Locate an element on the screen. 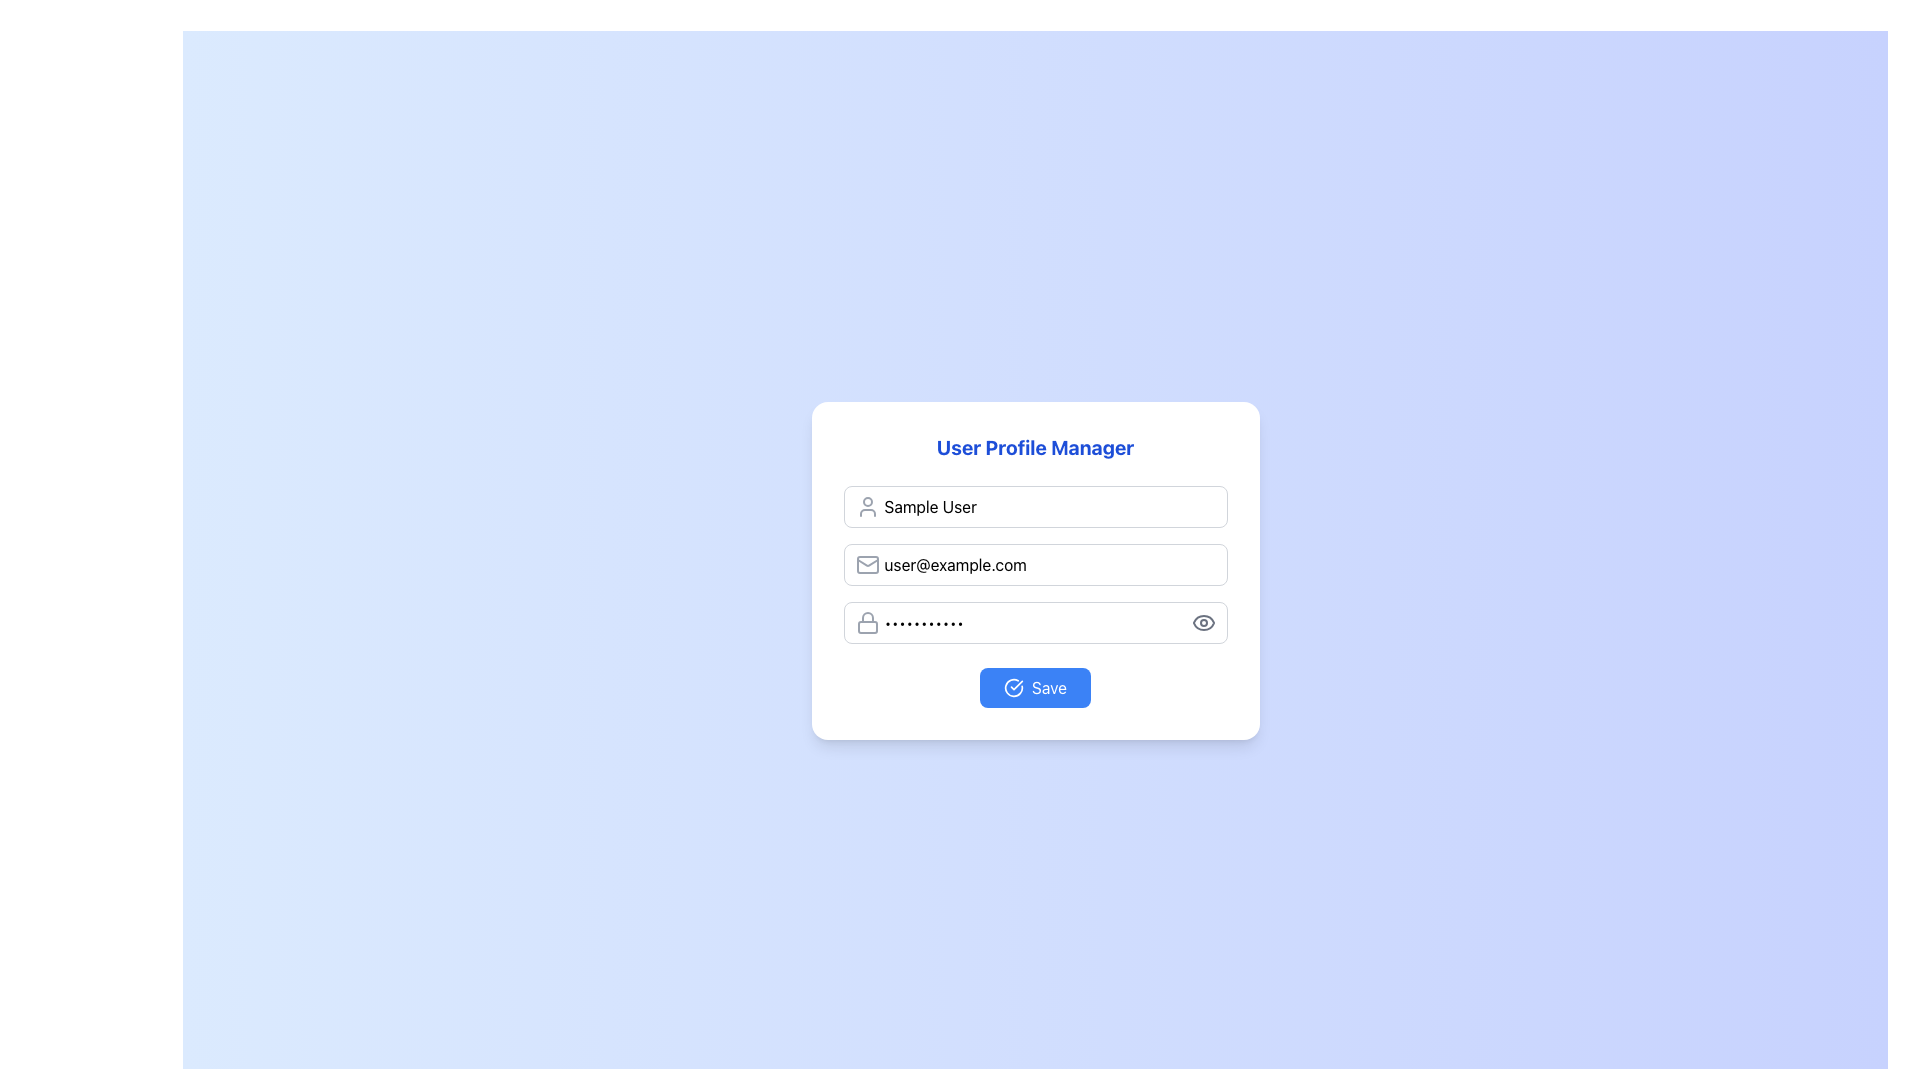 Image resolution: width=1920 pixels, height=1080 pixels. the decorative icon inside the 'Save' button, which is positioned on the left side of the button next to the 'Save' text is located at coordinates (1013, 686).